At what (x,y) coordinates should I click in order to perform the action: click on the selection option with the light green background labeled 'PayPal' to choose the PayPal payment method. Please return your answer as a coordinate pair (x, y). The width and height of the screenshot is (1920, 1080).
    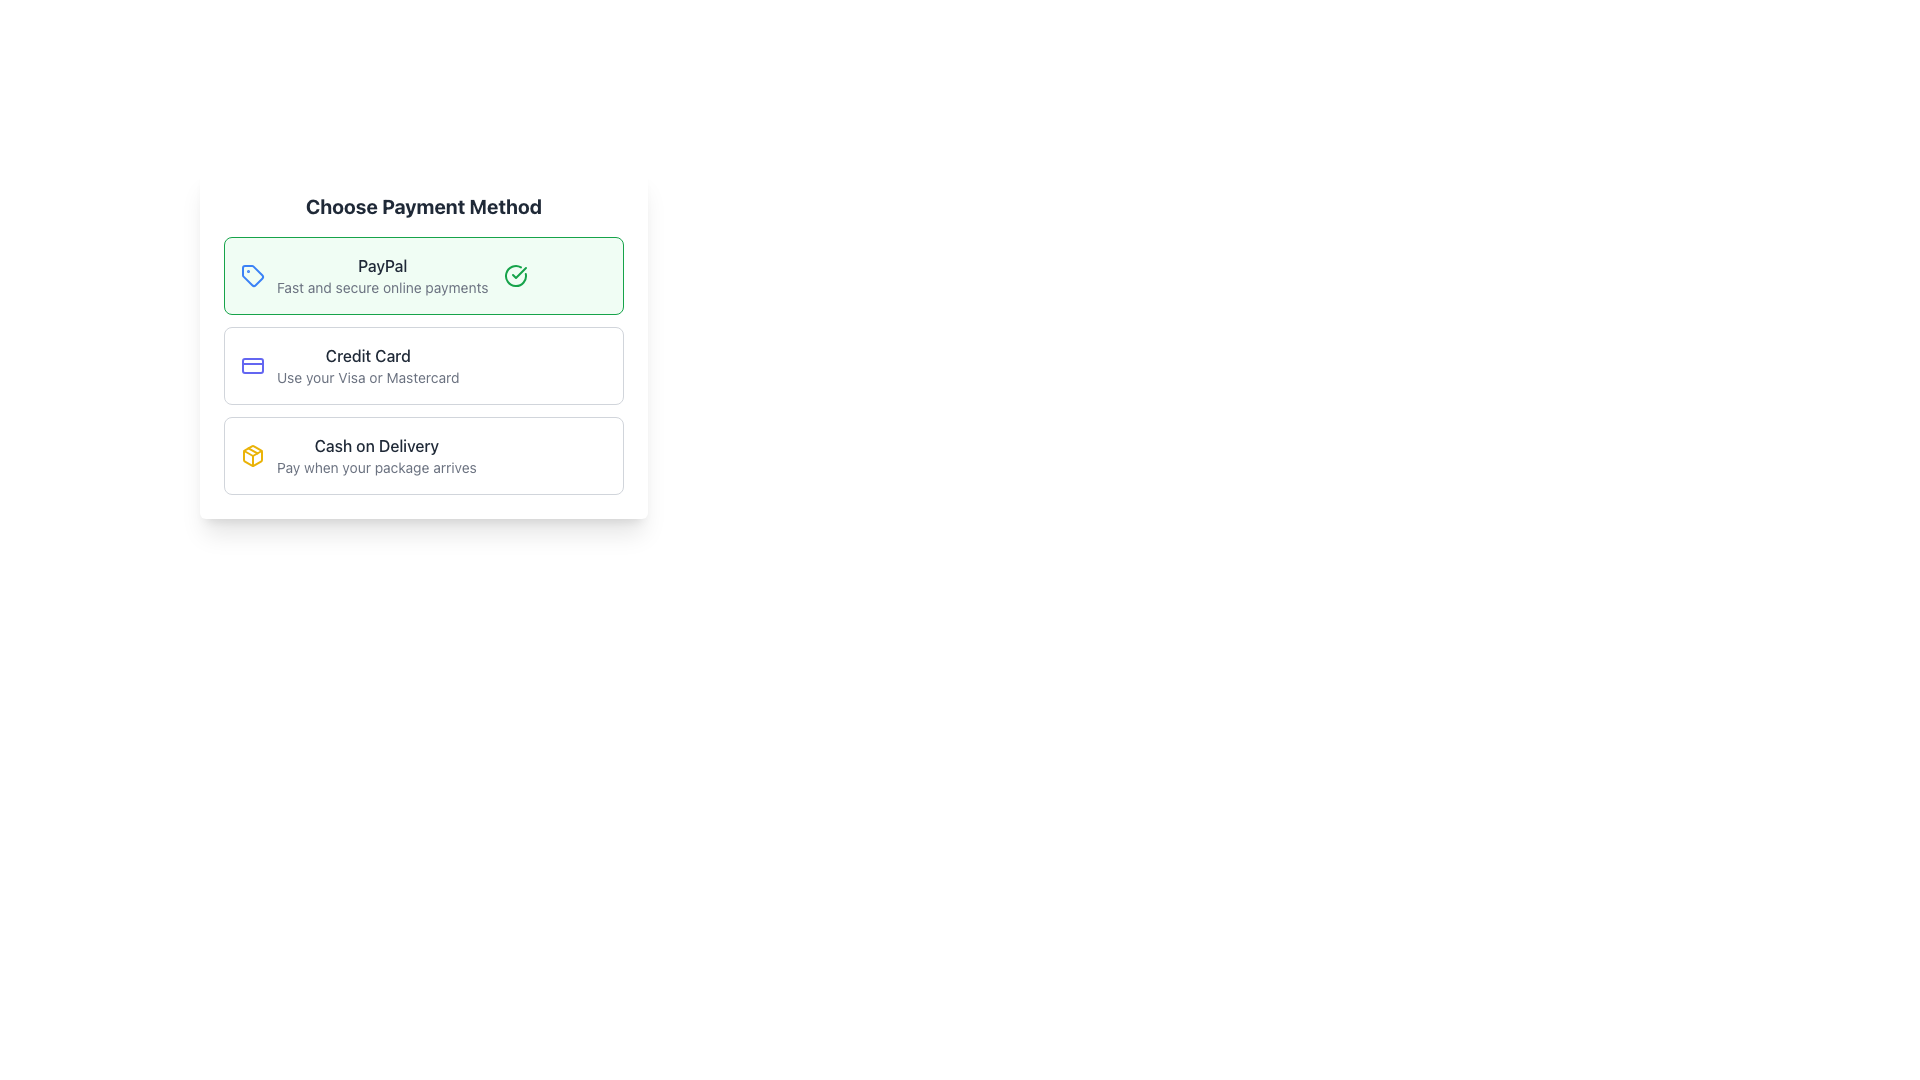
    Looking at the image, I should click on (422, 276).